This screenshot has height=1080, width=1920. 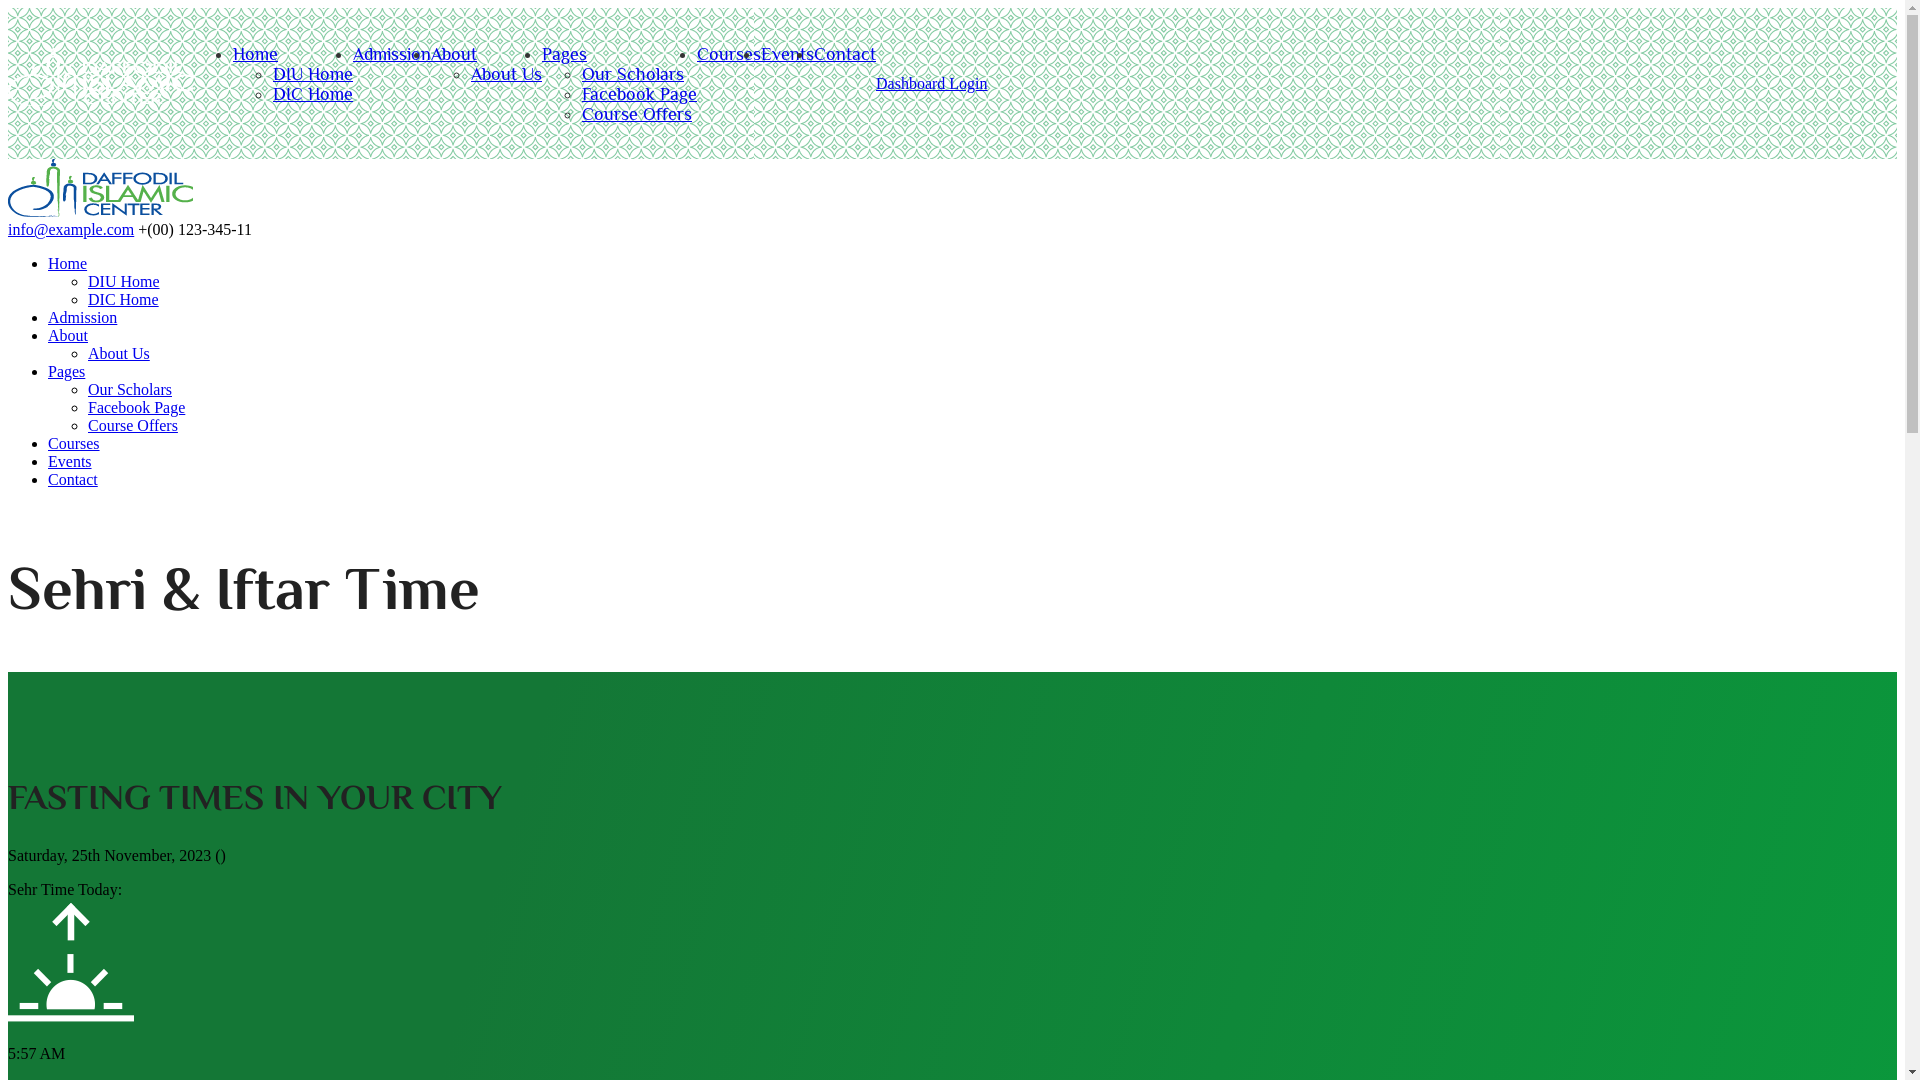 I want to click on 'DIU Home', so click(x=311, y=72).